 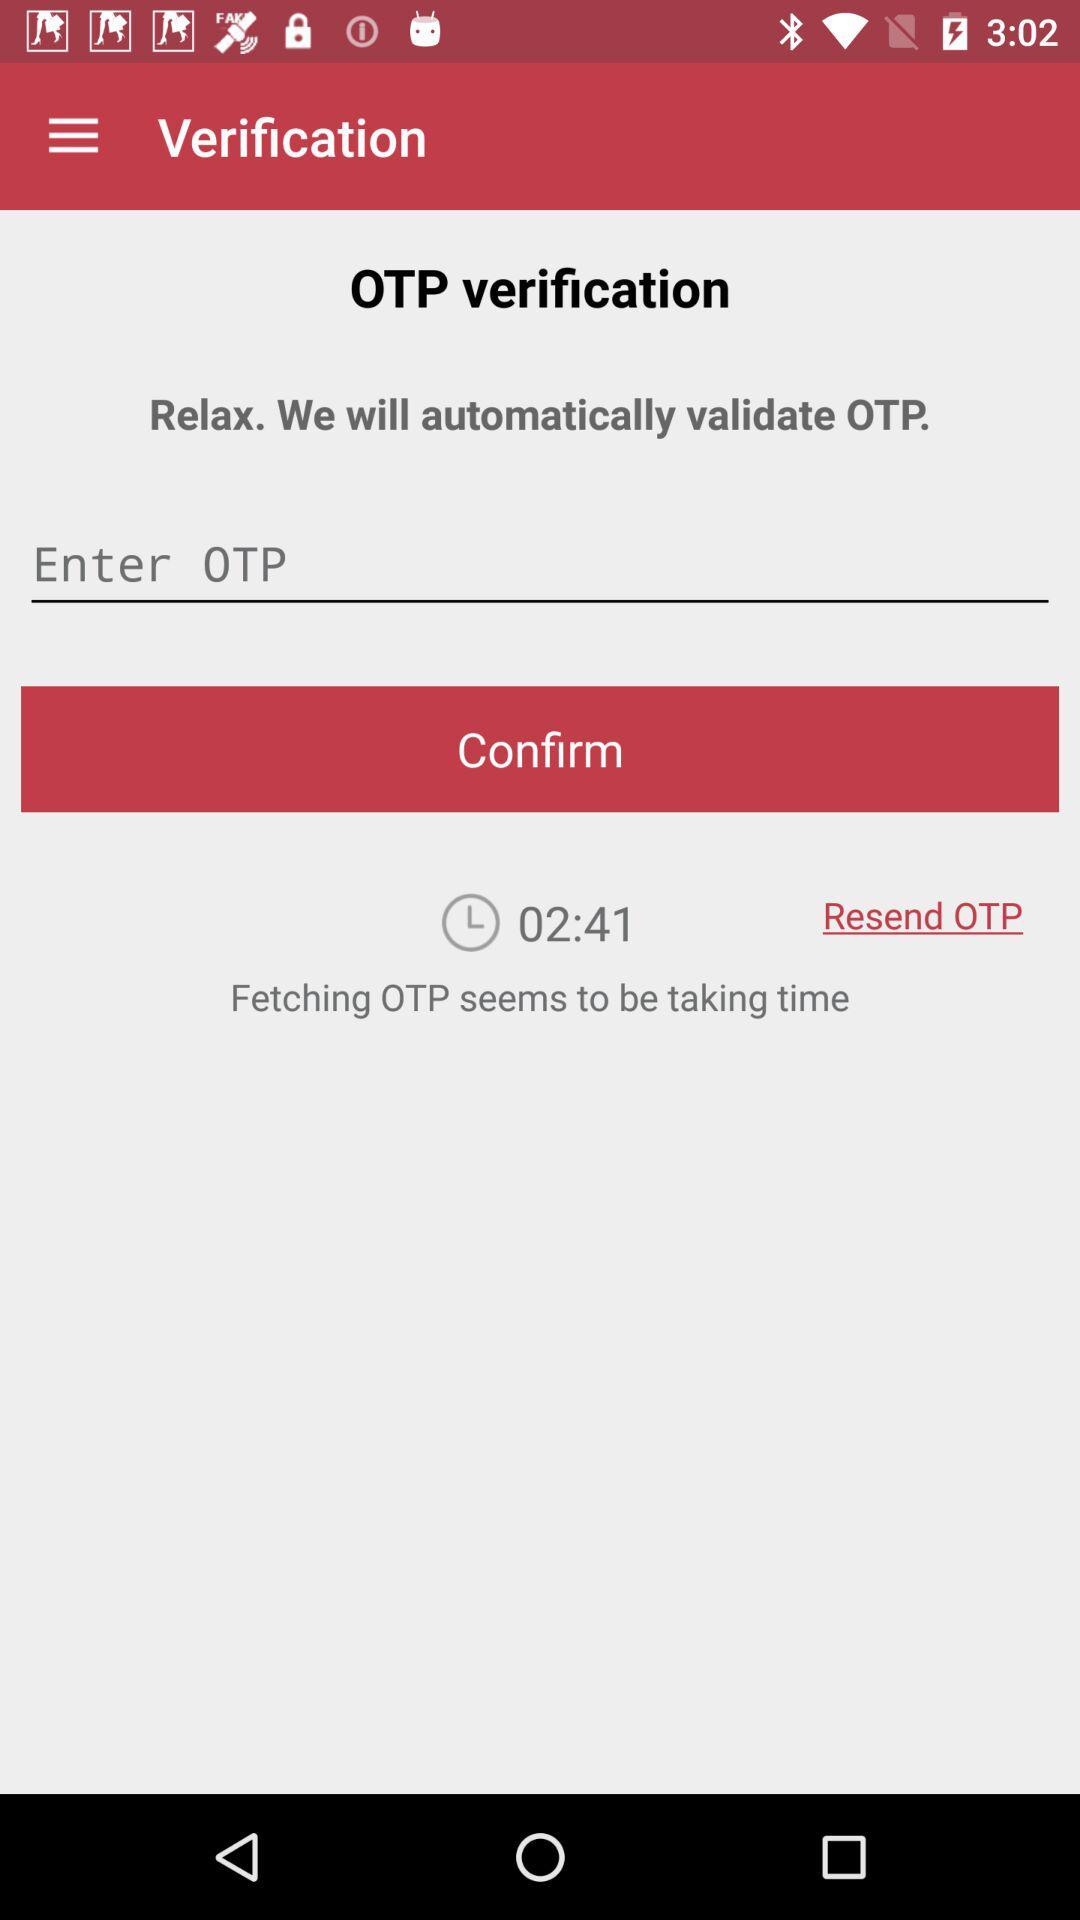 I want to click on item below the confirm item, so click(x=922, y=900).